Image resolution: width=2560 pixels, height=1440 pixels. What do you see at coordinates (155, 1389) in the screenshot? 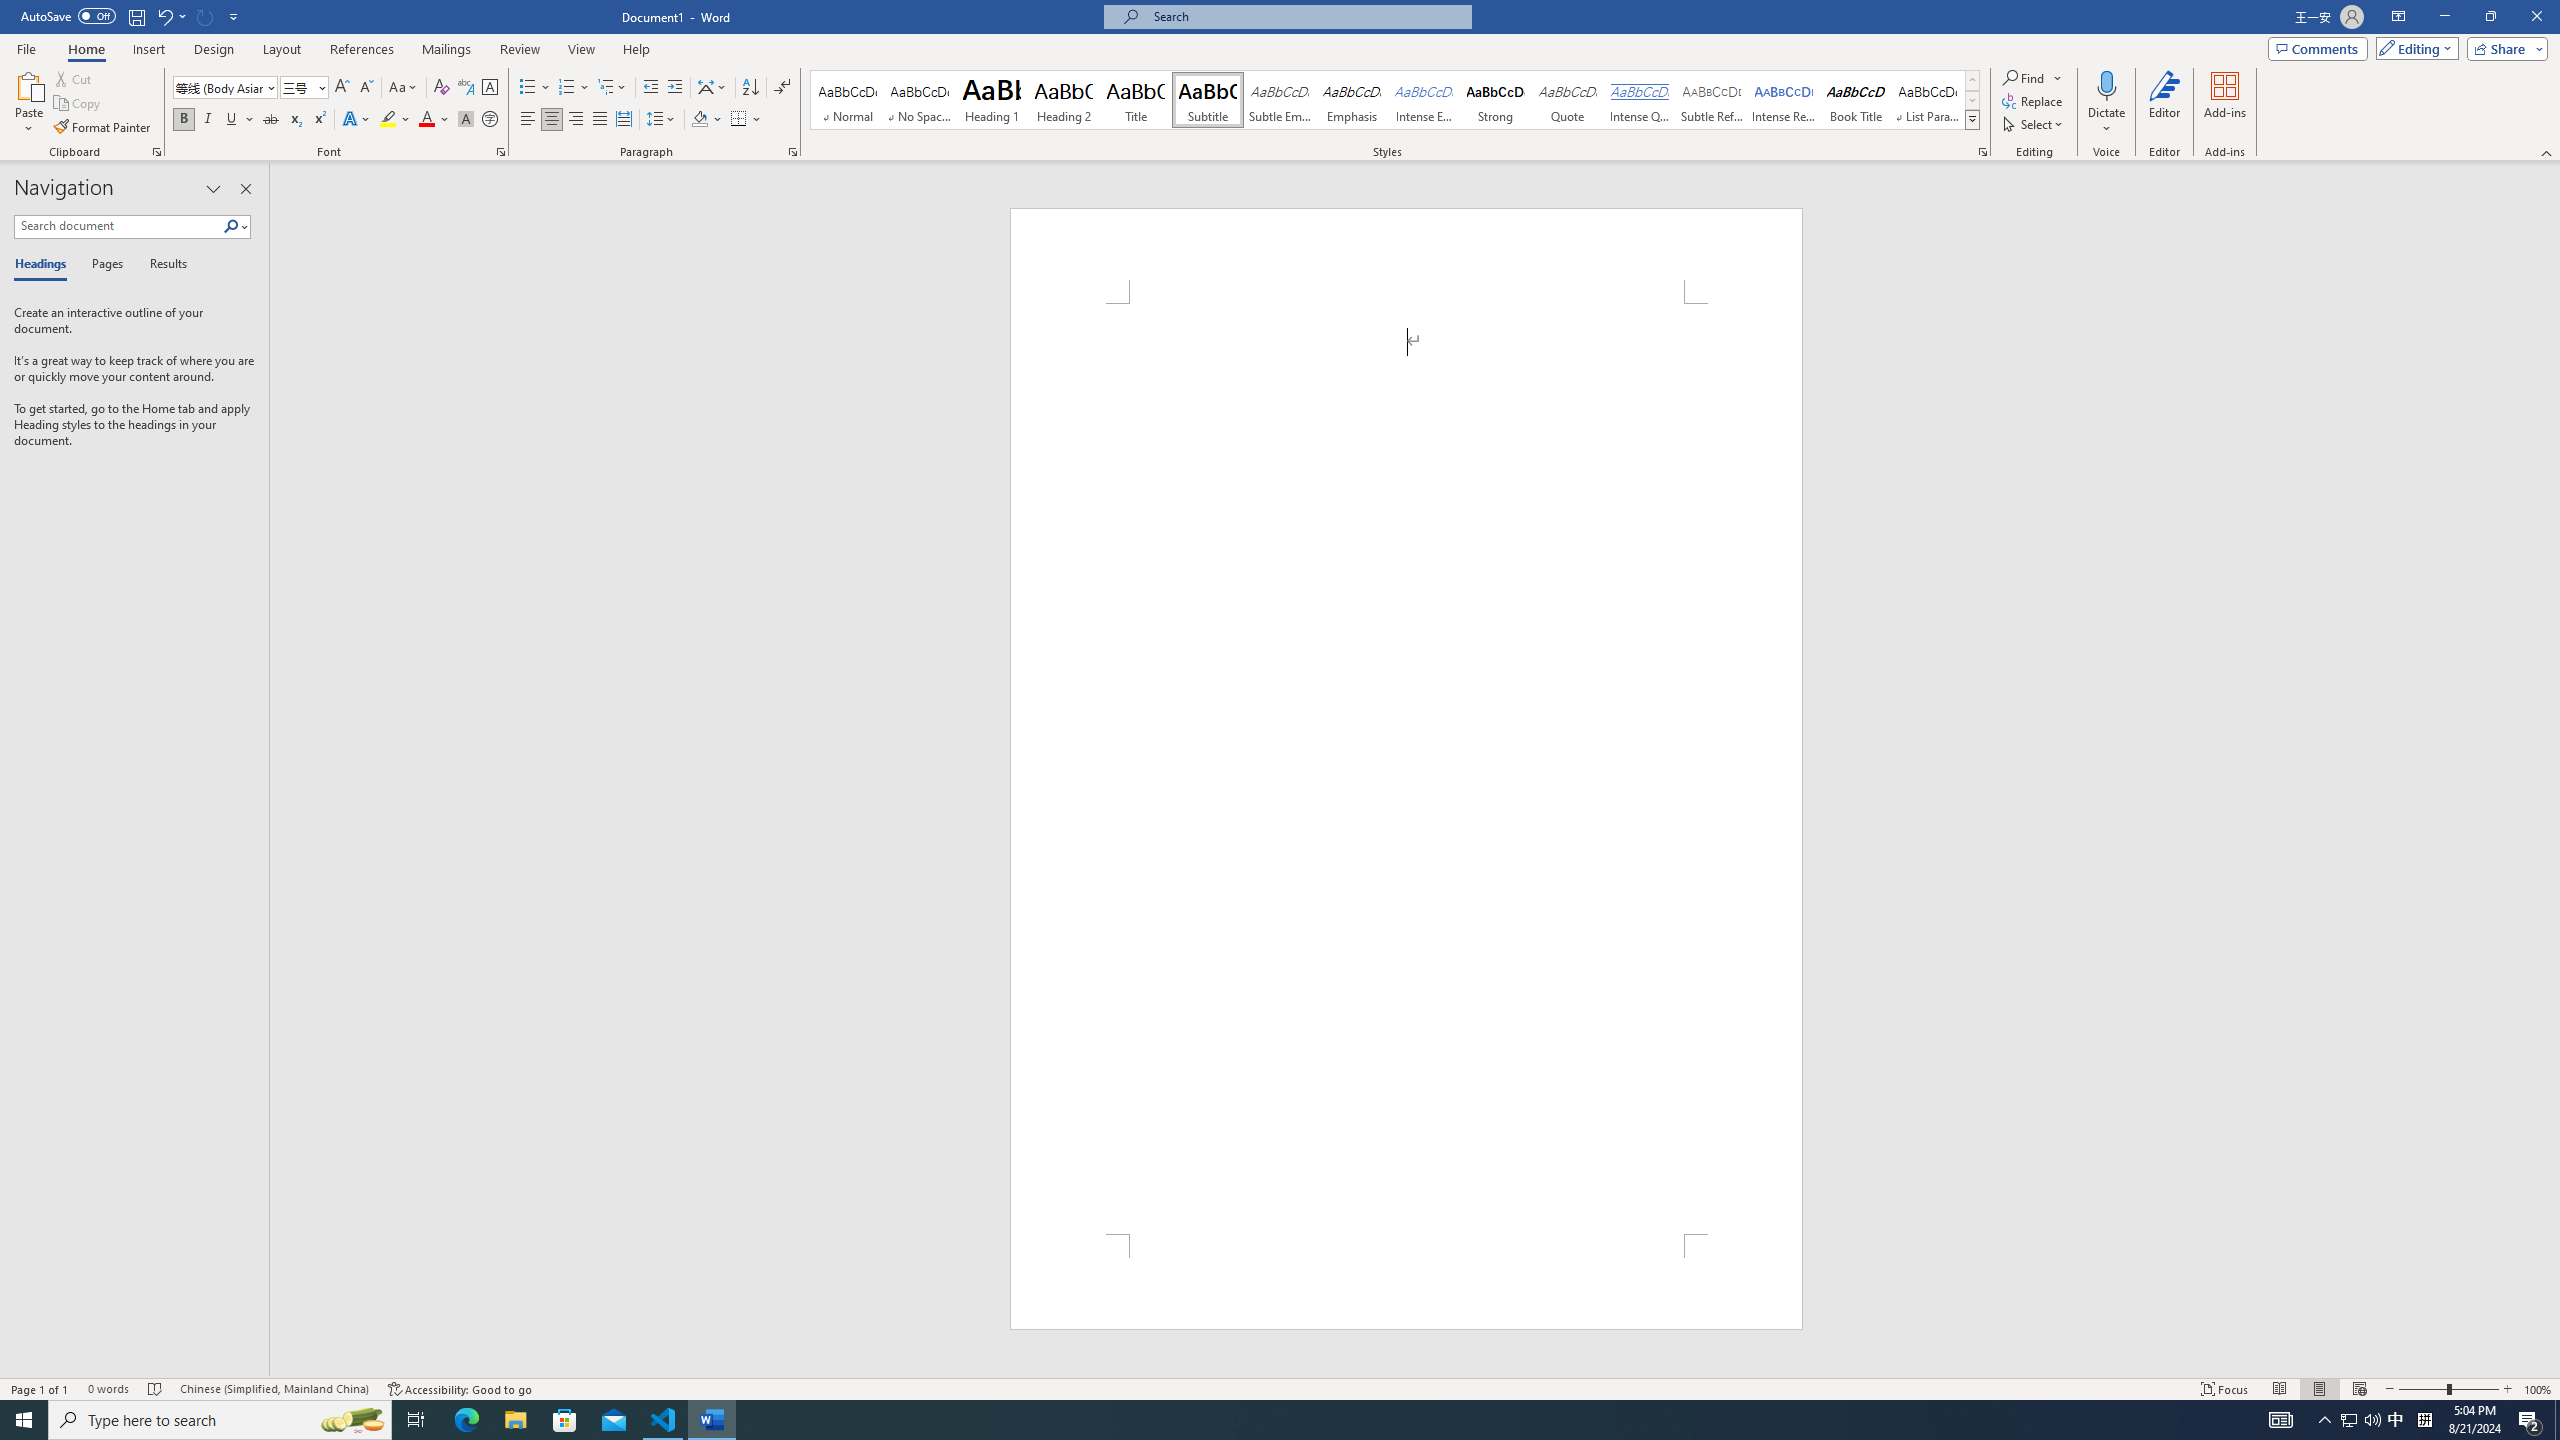
I see `'Spelling and Grammar Check No Errors'` at bounding box center [155, 1389].